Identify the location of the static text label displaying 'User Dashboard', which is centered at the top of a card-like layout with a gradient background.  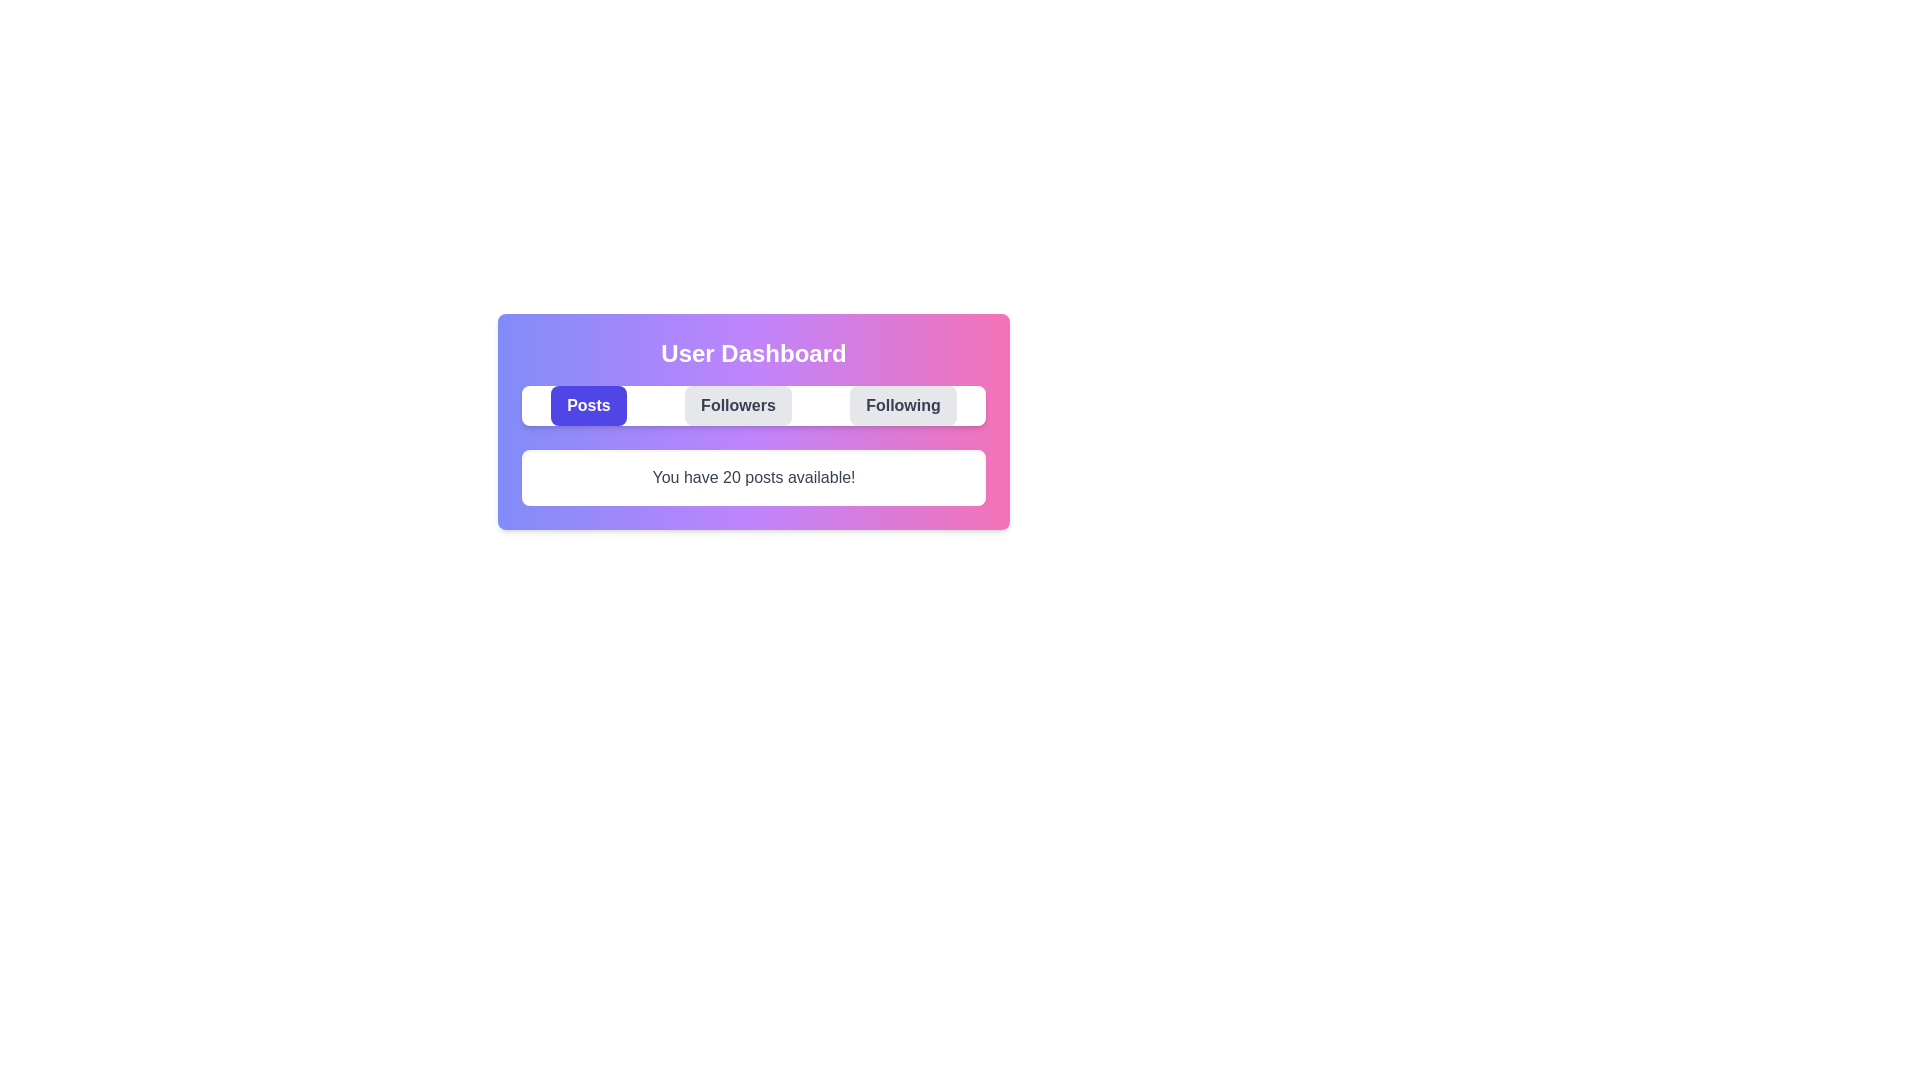
(752, 353).